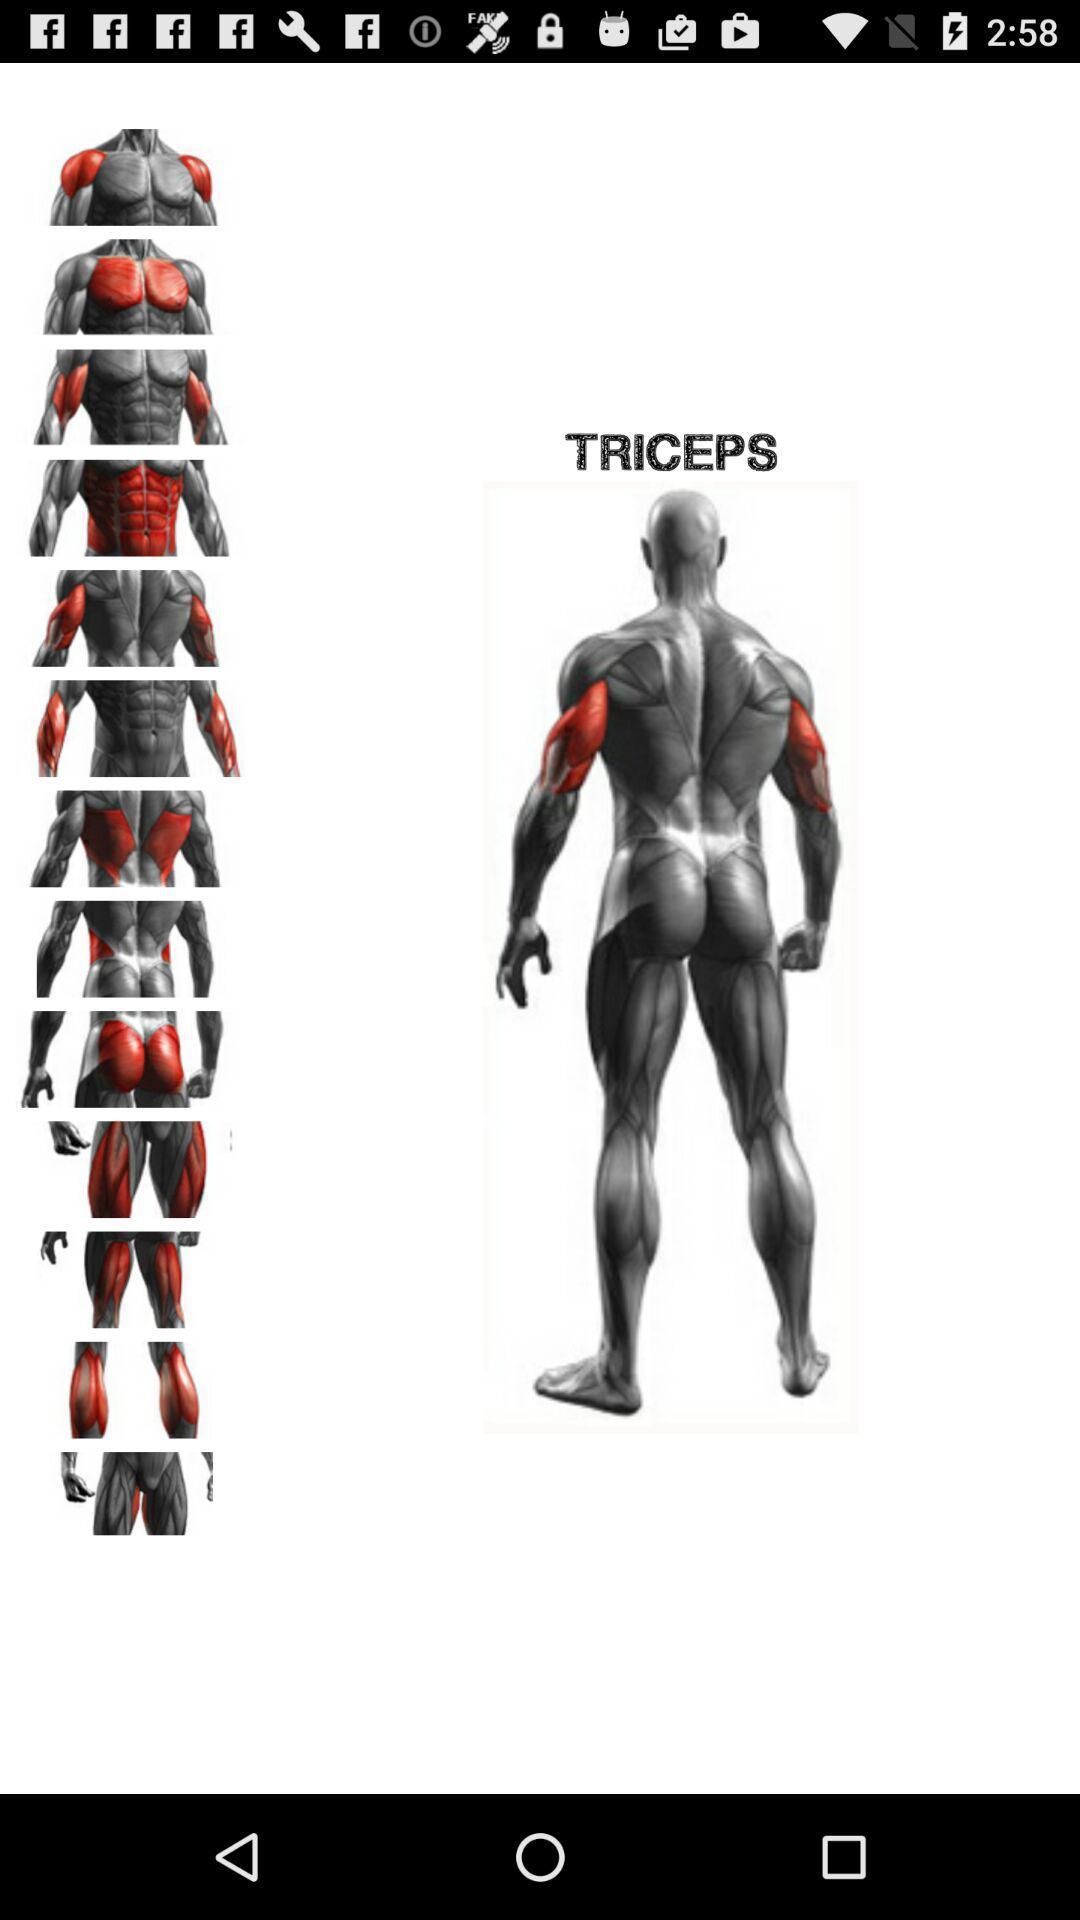 This screenshot has height=1920, width=1080. I want to click on muscle group, so click(131, 279).